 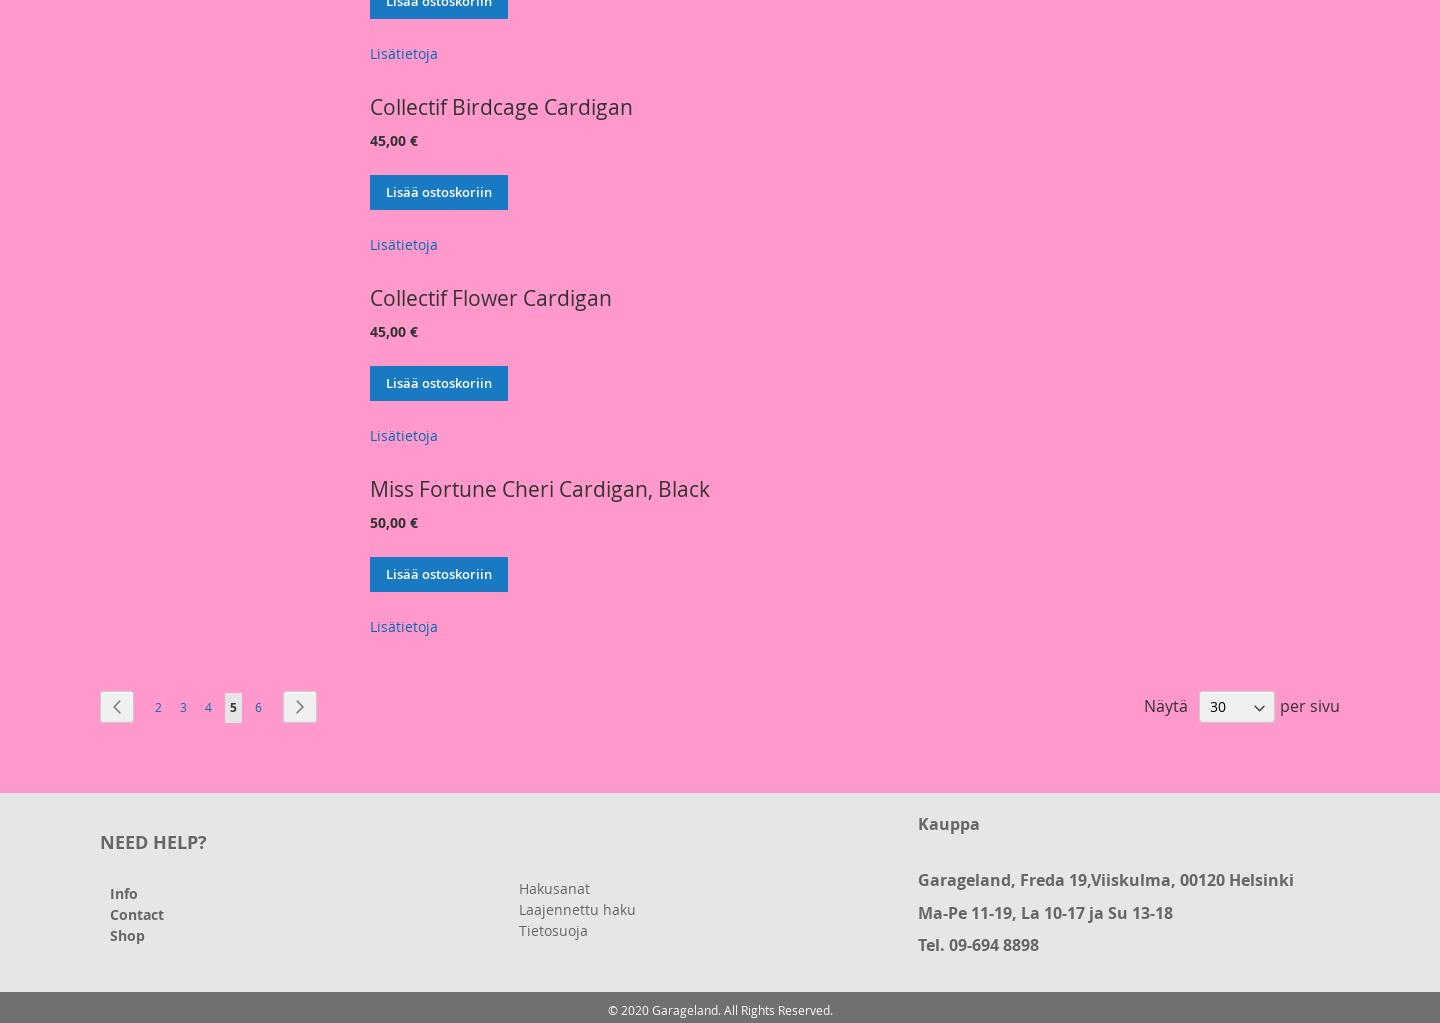 I want to click on 'Collectif Flower Cardigan', so click(x=490, y=296).